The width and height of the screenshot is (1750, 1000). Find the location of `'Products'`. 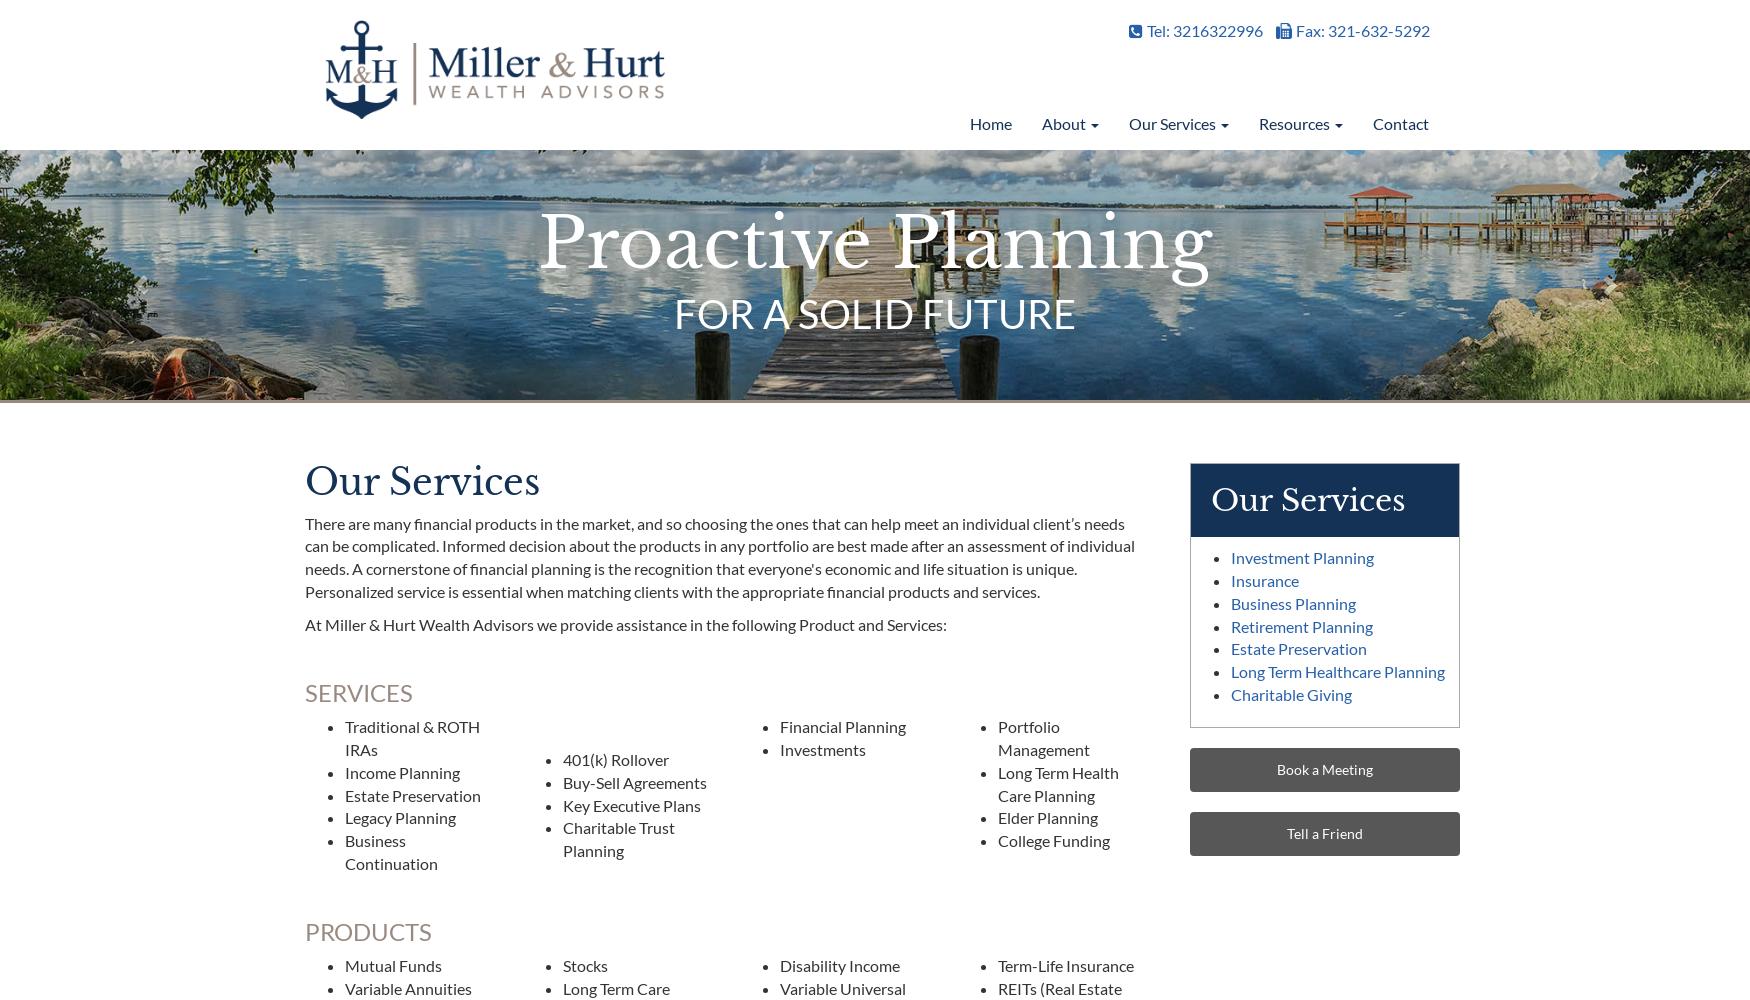

'Products' is located at coordinates (368, 930).